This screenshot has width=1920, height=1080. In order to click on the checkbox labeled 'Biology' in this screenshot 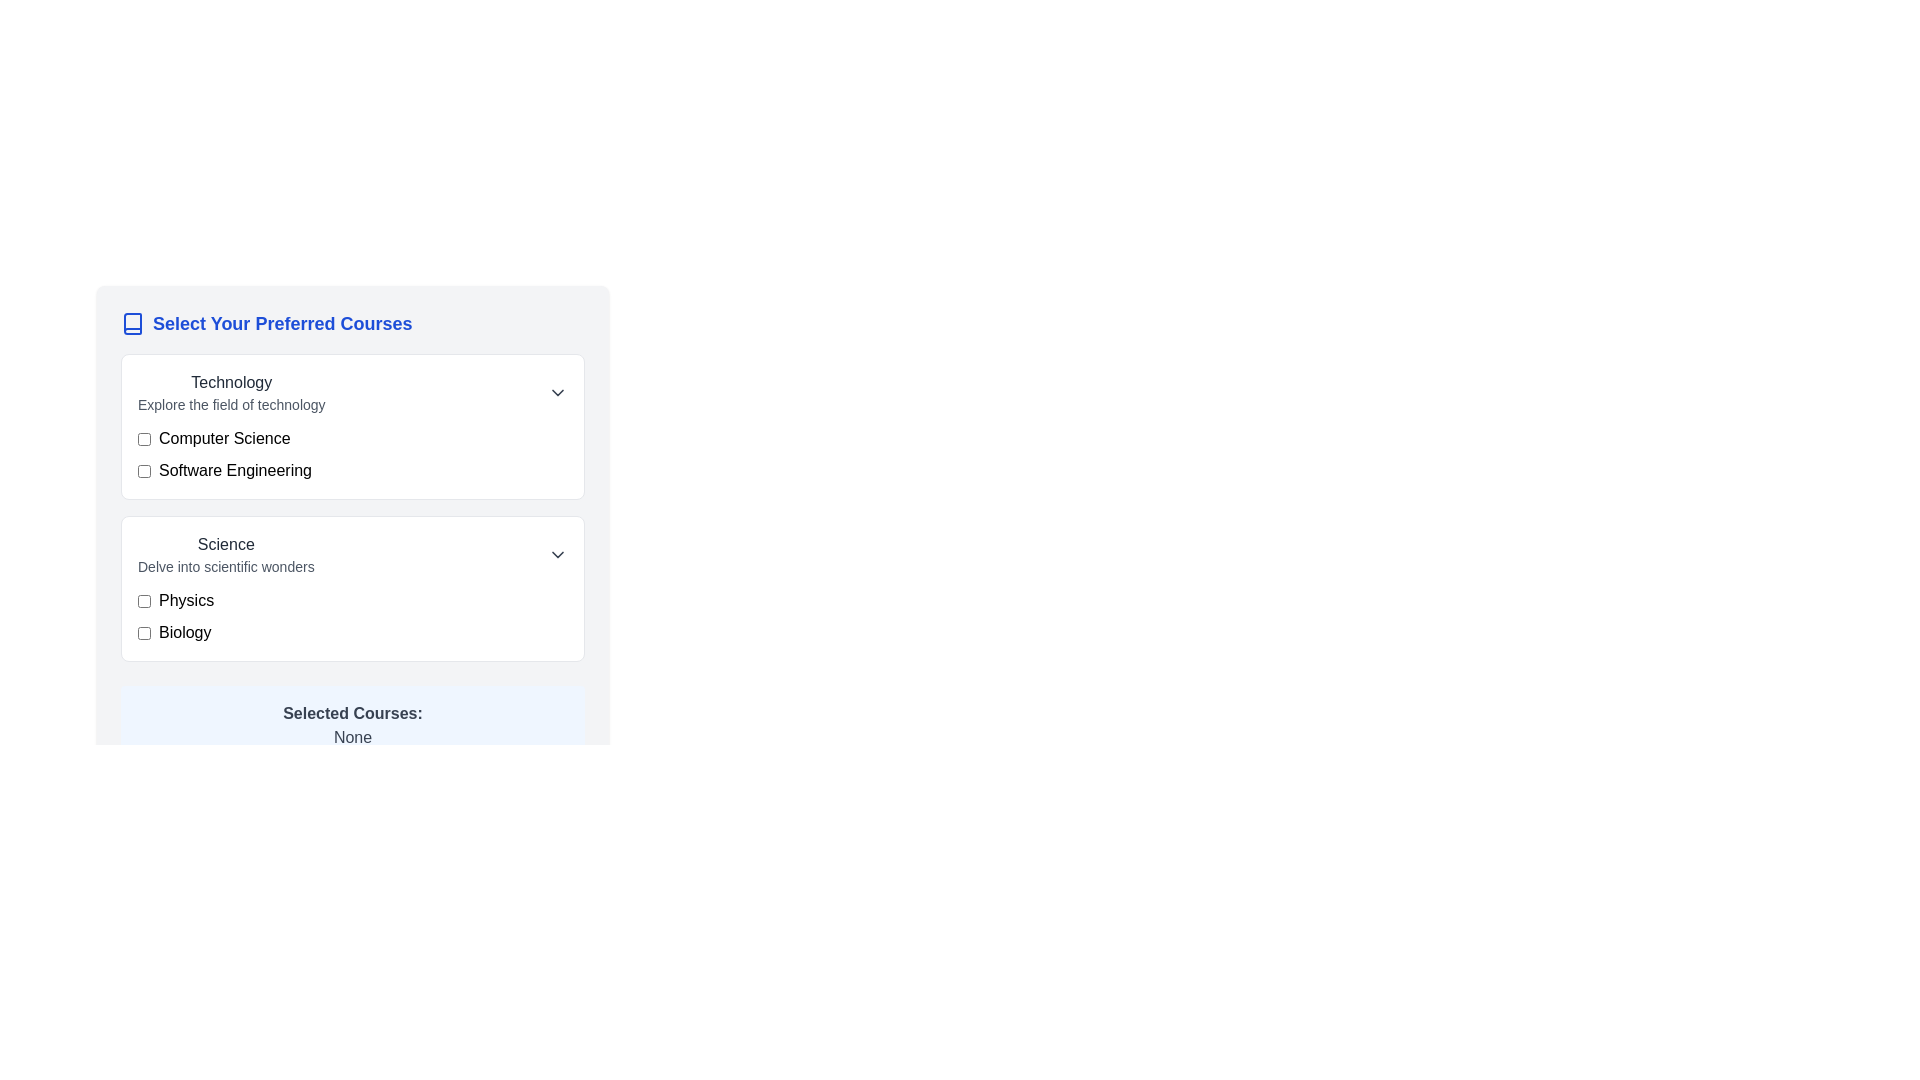, I will do `click(353, 616)`.